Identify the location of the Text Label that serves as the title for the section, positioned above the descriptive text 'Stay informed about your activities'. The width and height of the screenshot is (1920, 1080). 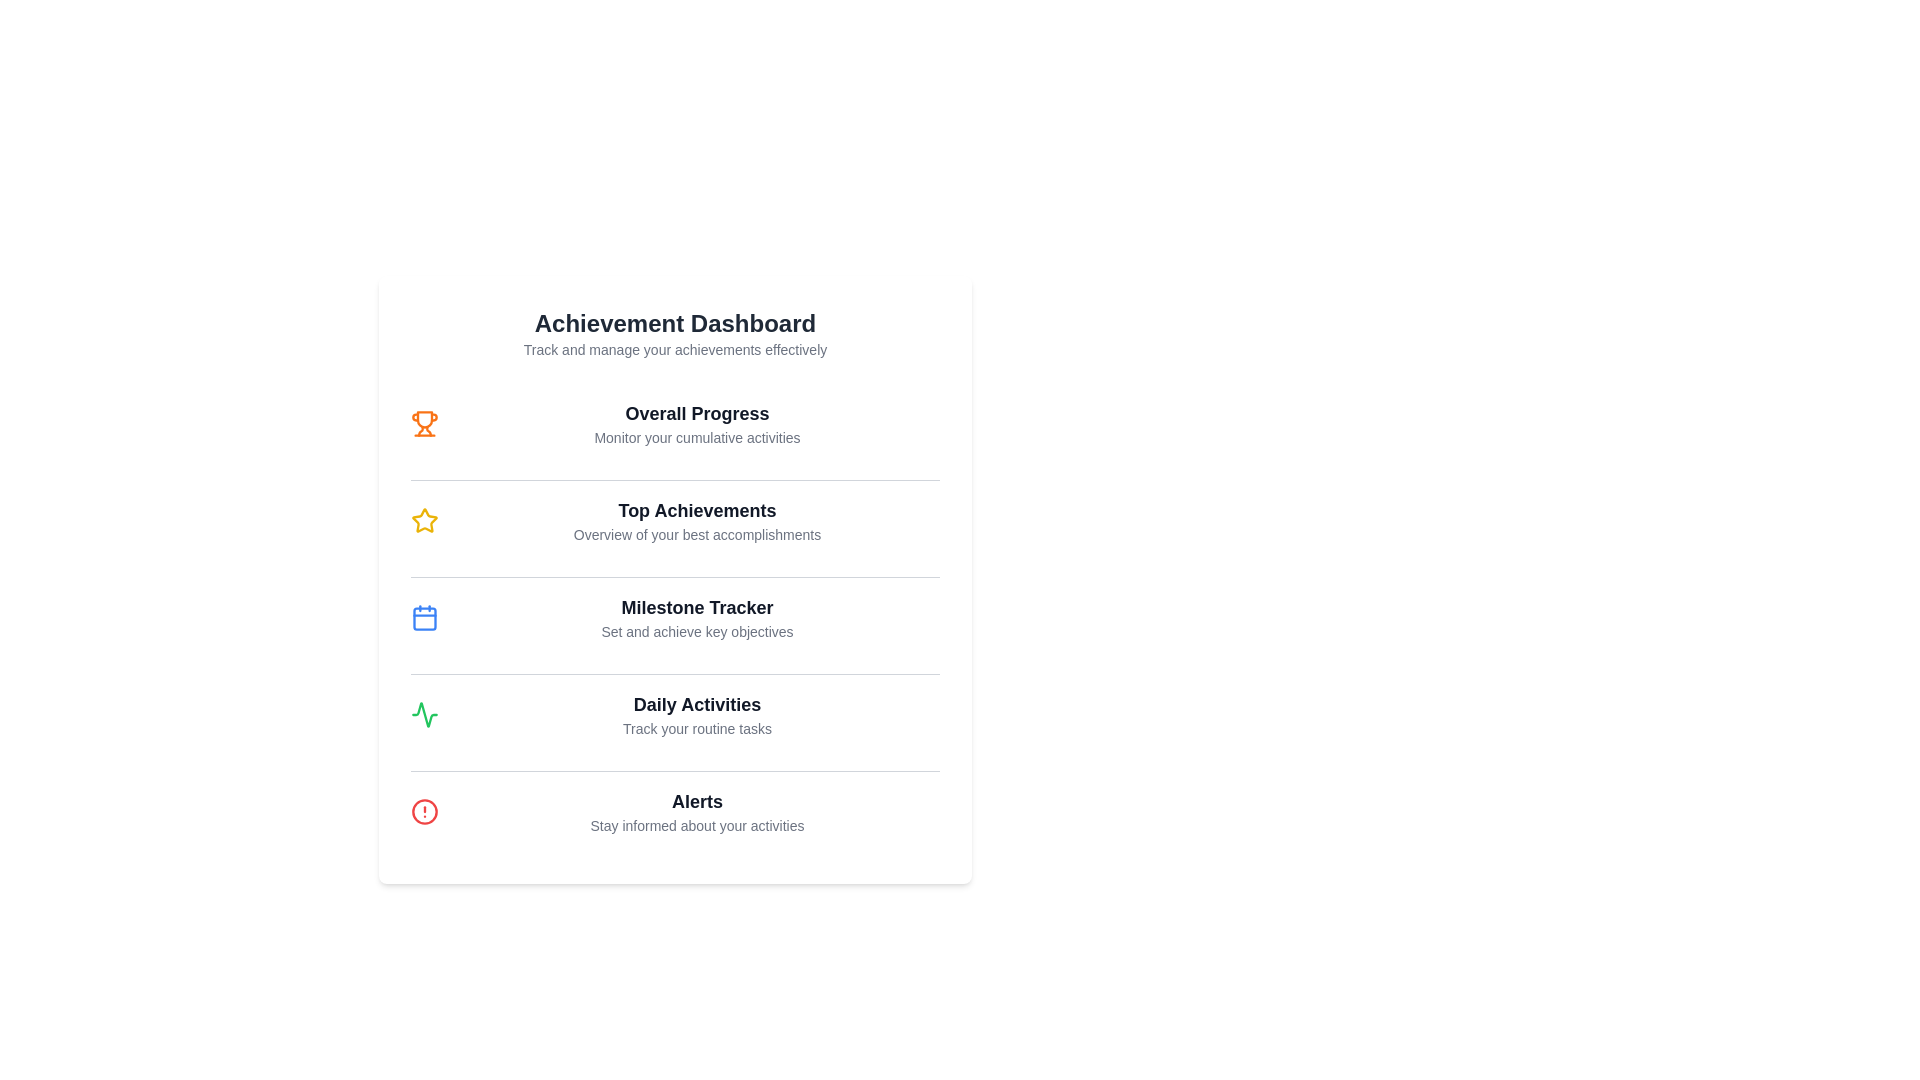
(697, 801).